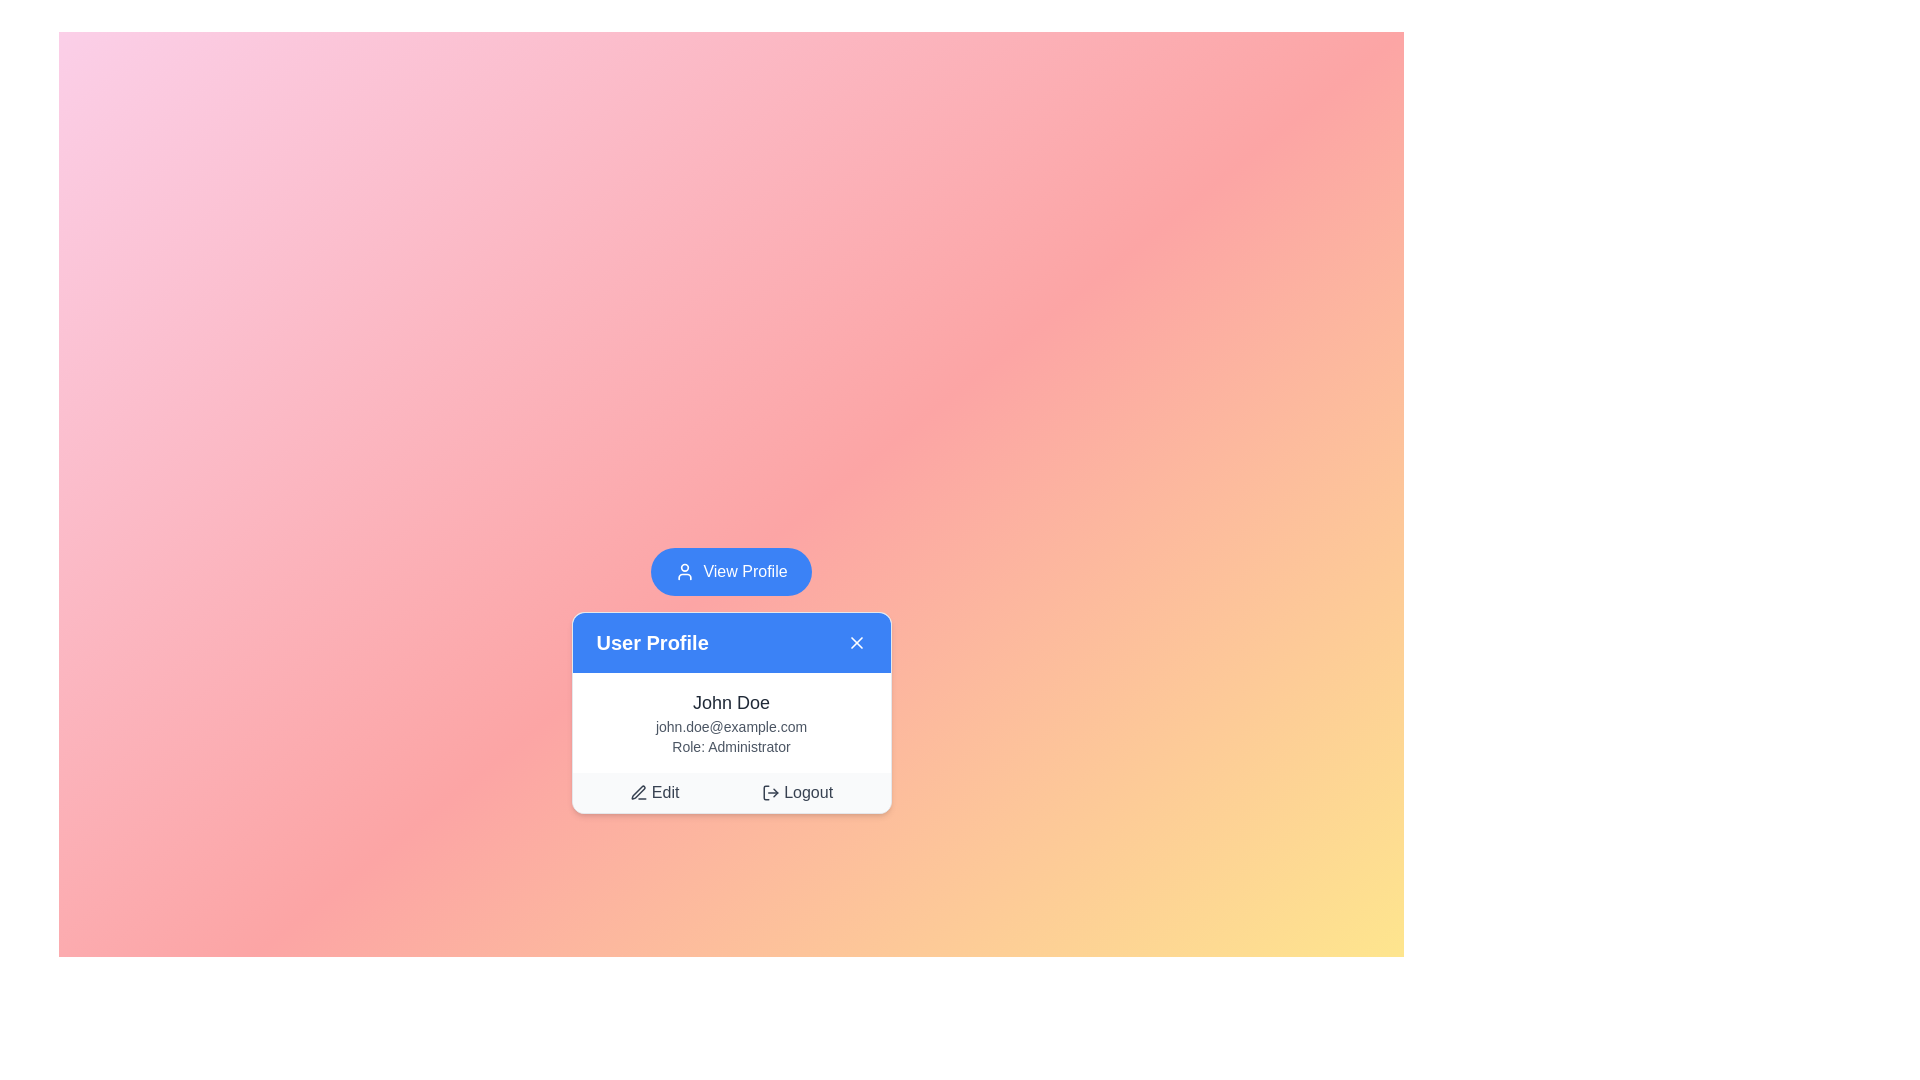  I want to click on the 'Close' button located in the top-right corner of the blue header section of the 'User Profile' card, so click(856, 643).